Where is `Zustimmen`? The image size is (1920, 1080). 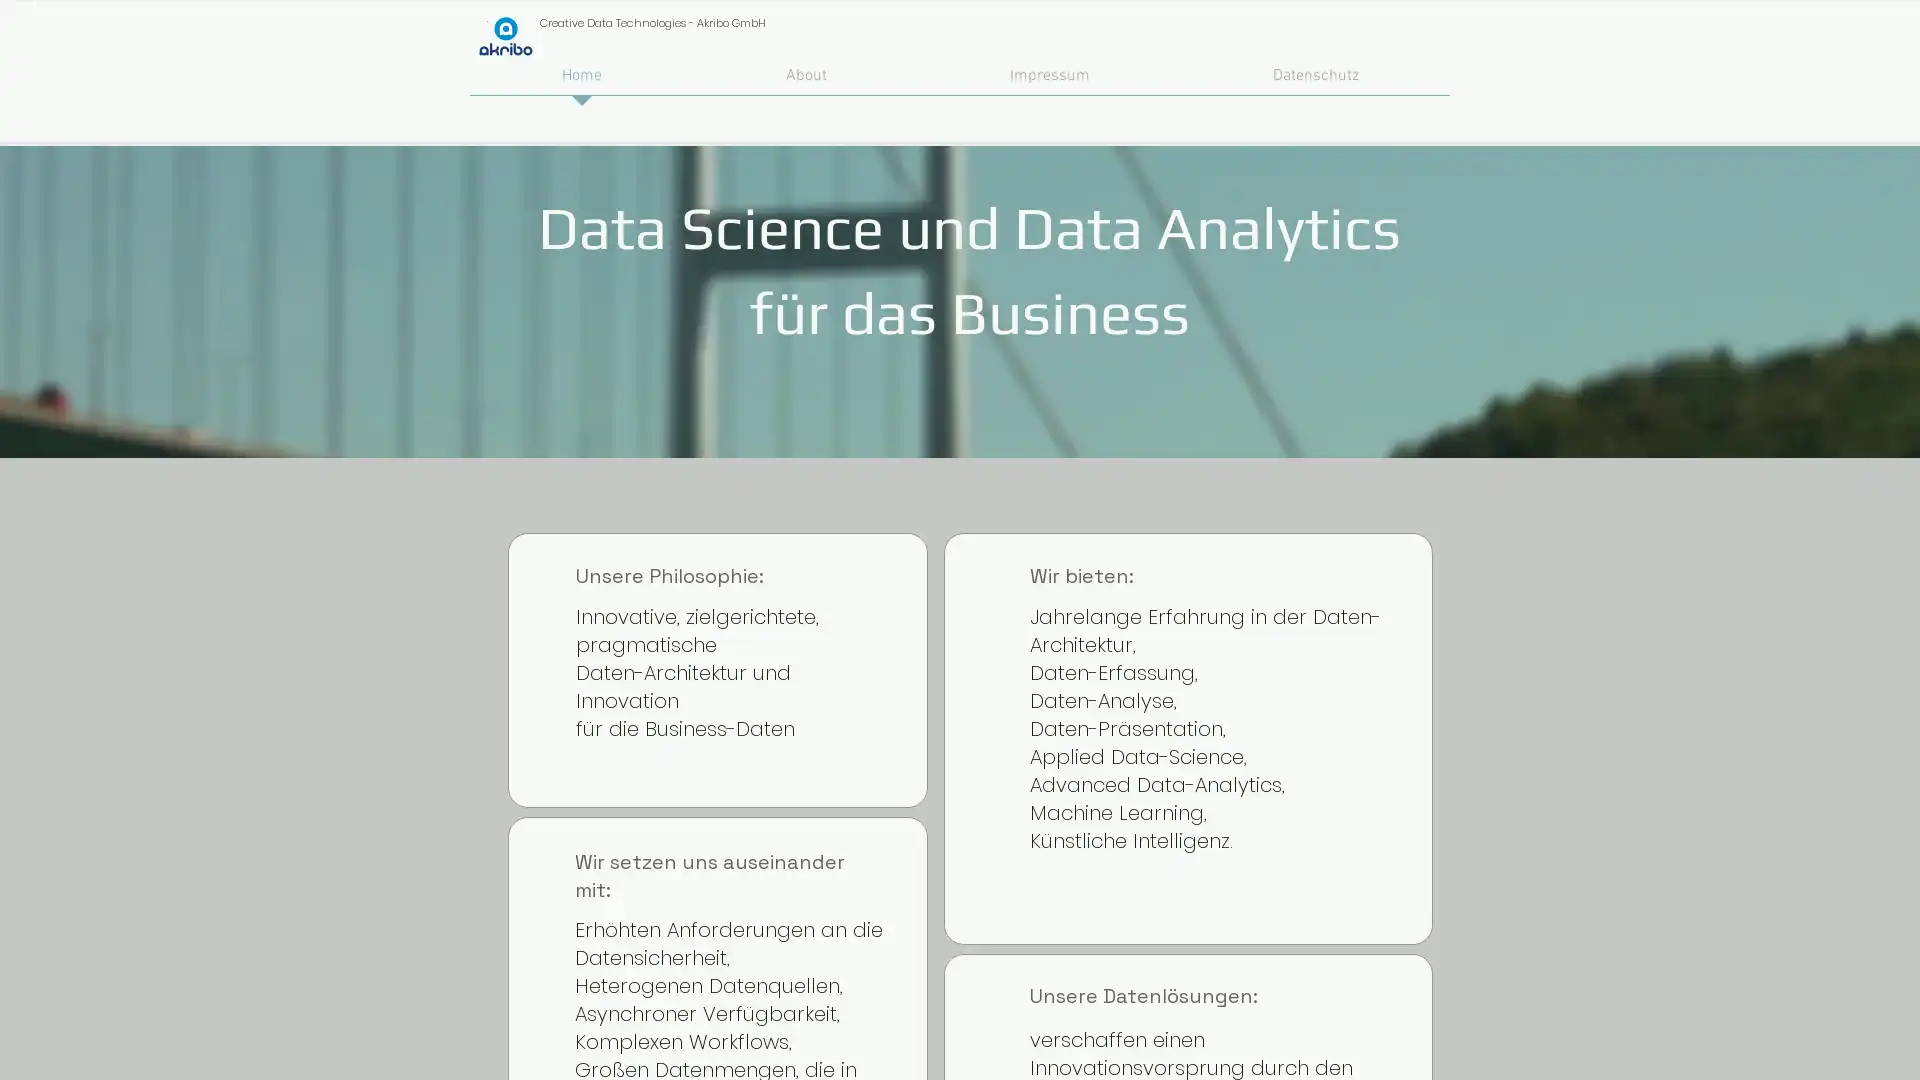 Zustimmen is located at coordinates (1814, 1044).